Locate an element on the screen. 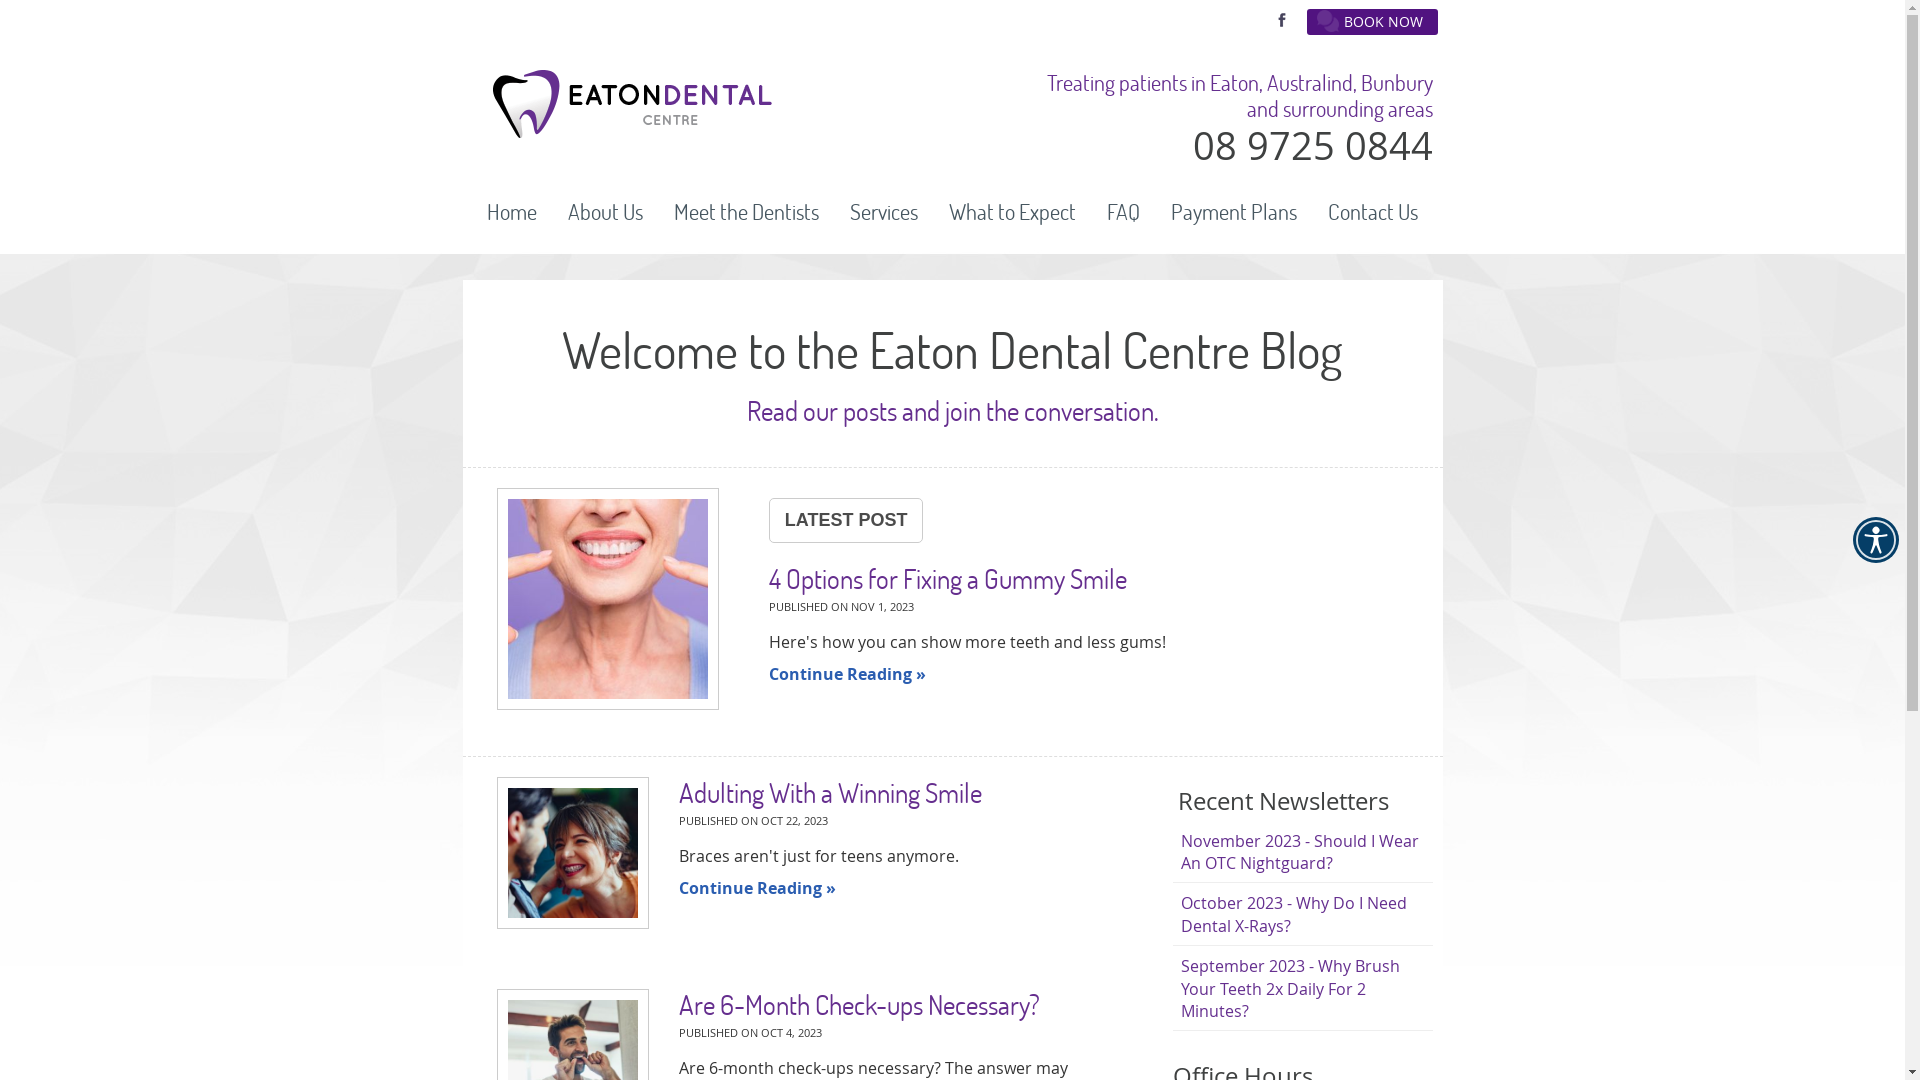 The height and width of the screenshot is (1080, 1920). 'FAQ' is located at coordinates (1123, 212).